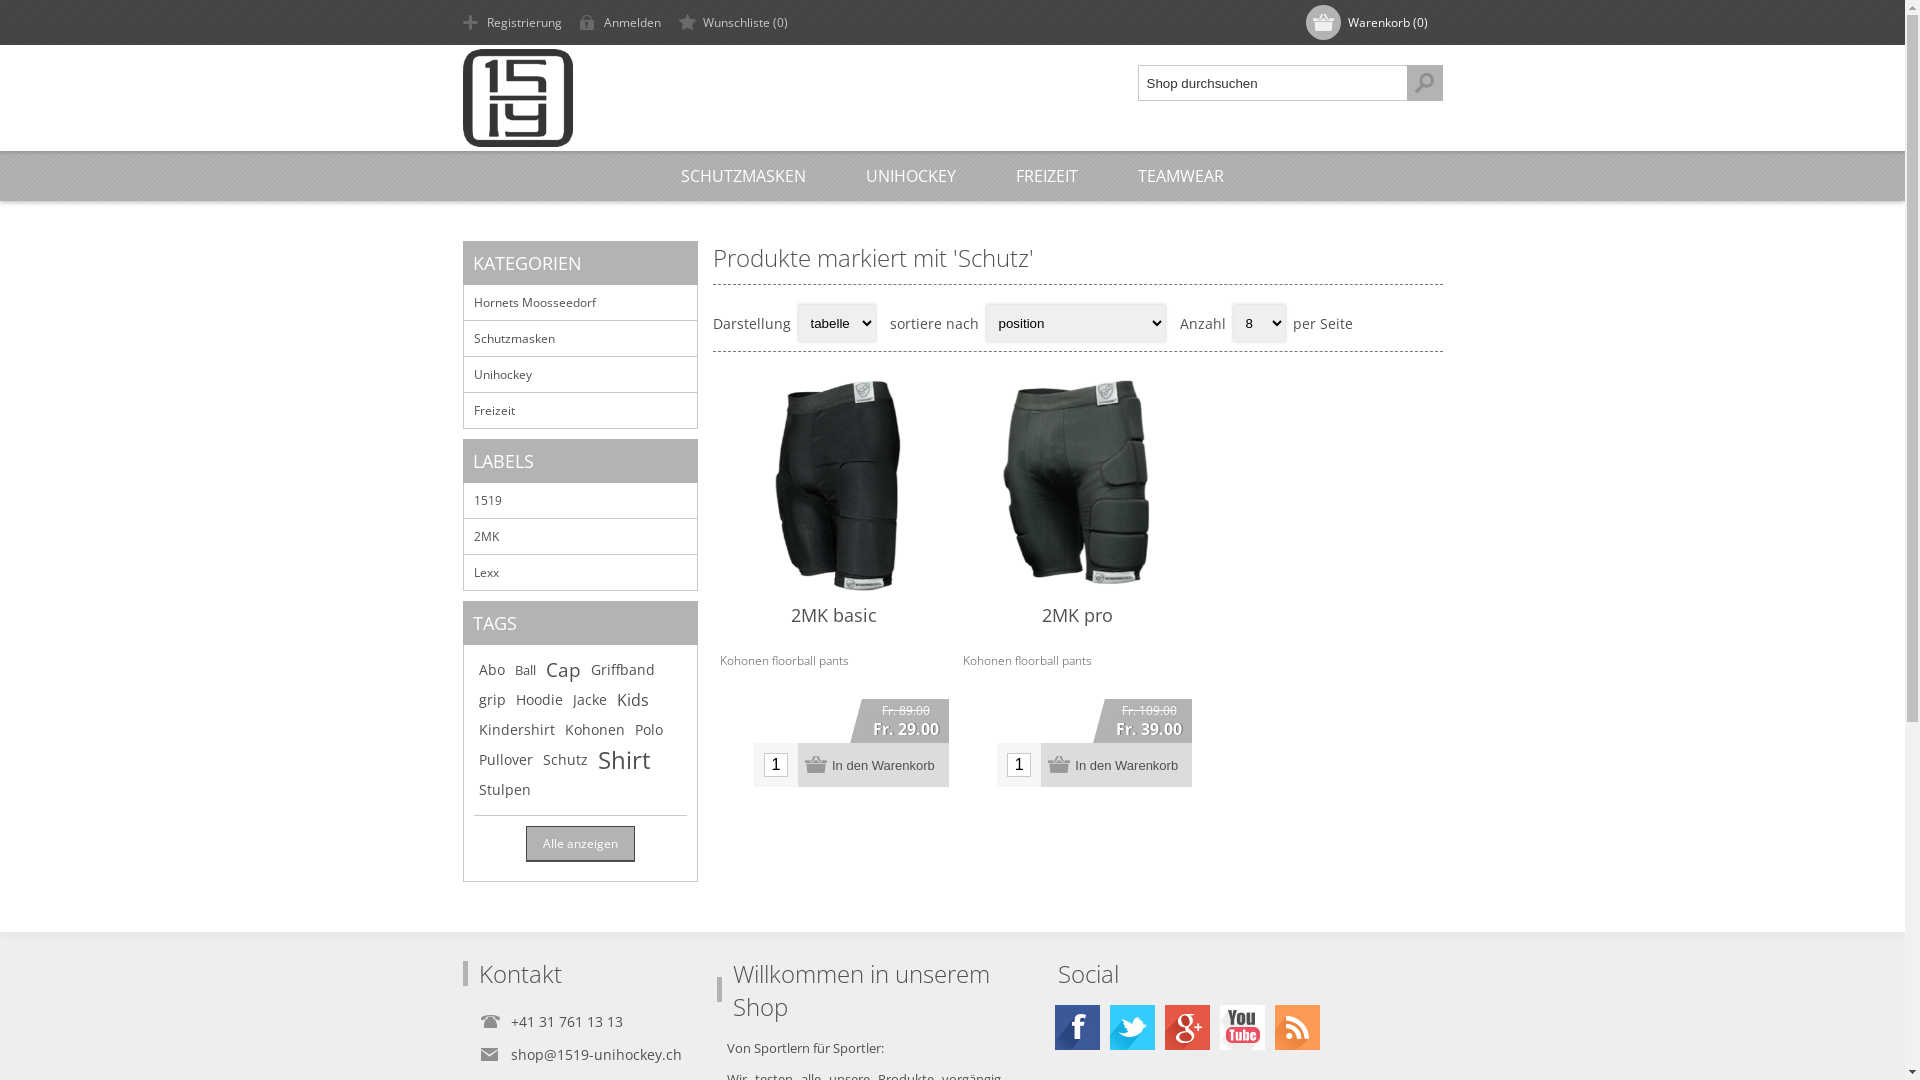  What do you see at coordinates (648, 729) in the screenshot?
I see `'Polo'` at bounding box center [648, 729].